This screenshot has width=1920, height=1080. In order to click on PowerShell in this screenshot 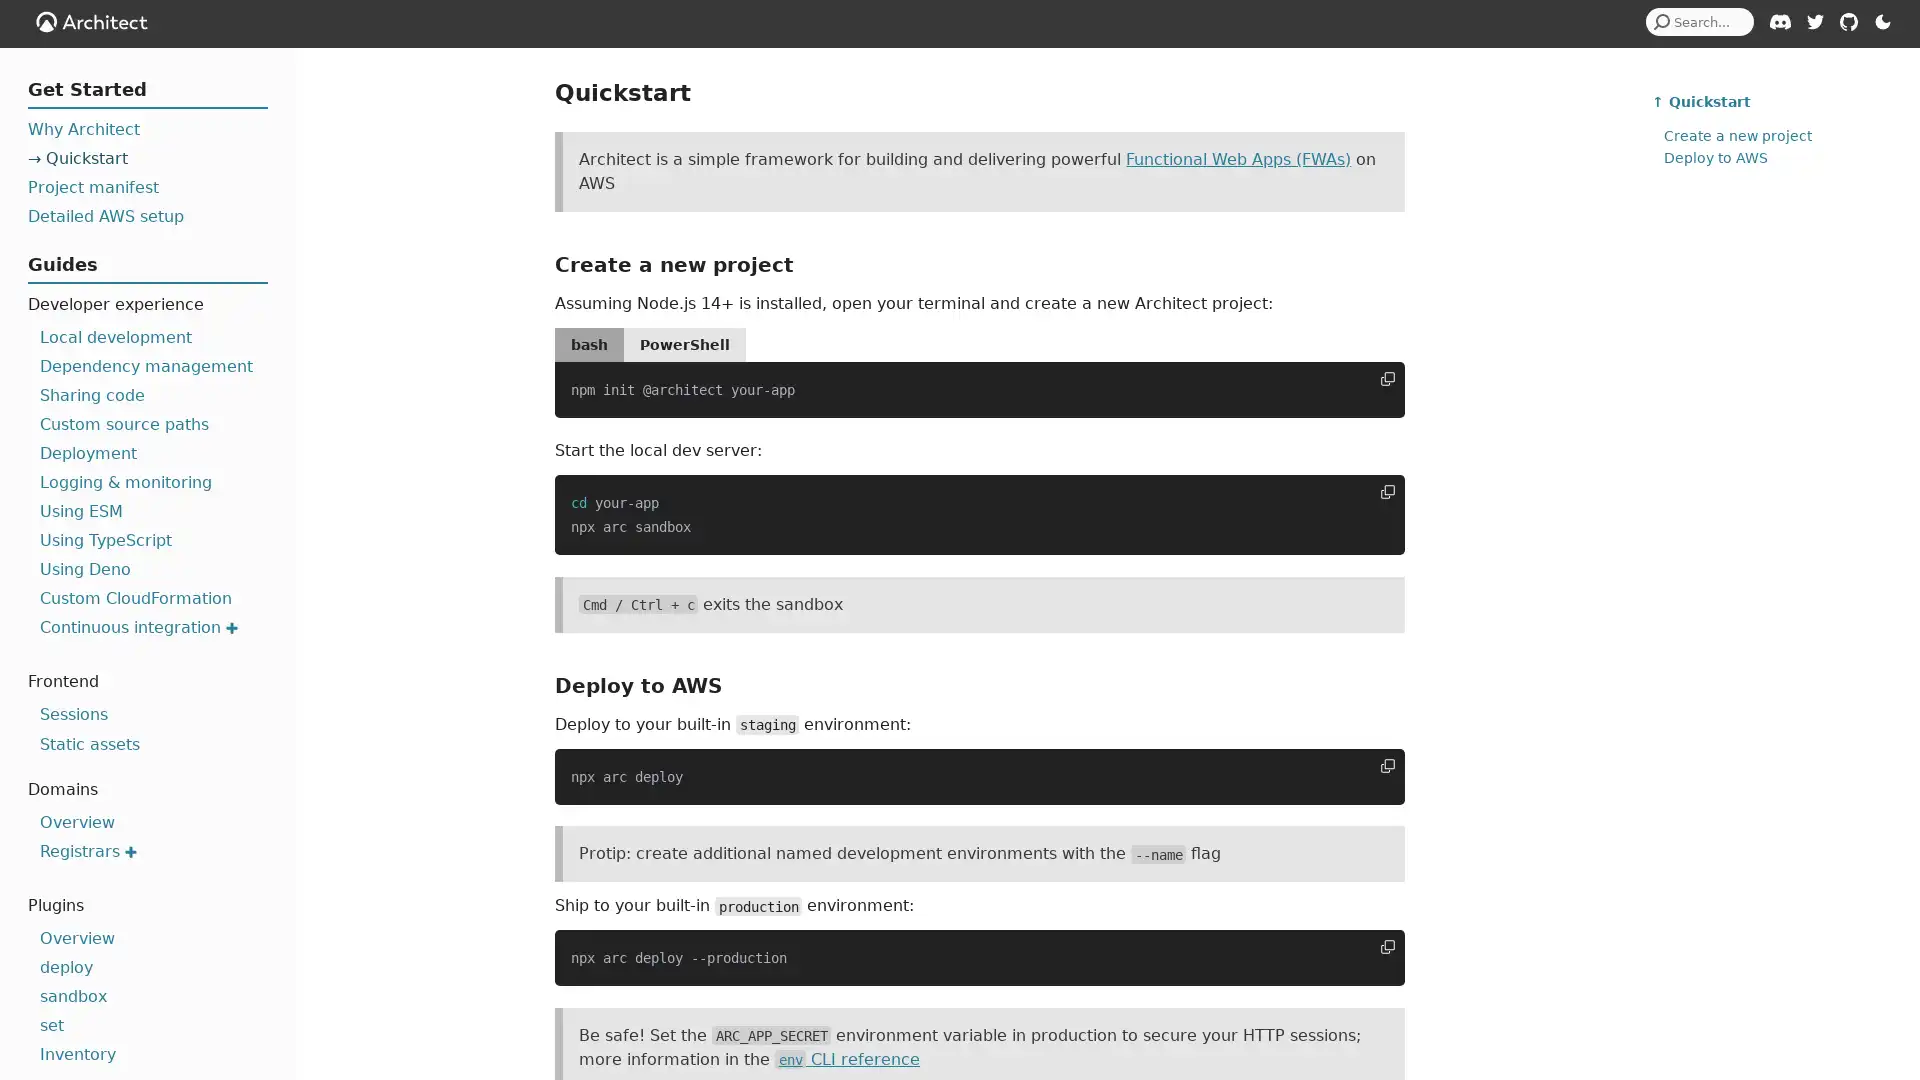, I will do `click(685, 343)`.